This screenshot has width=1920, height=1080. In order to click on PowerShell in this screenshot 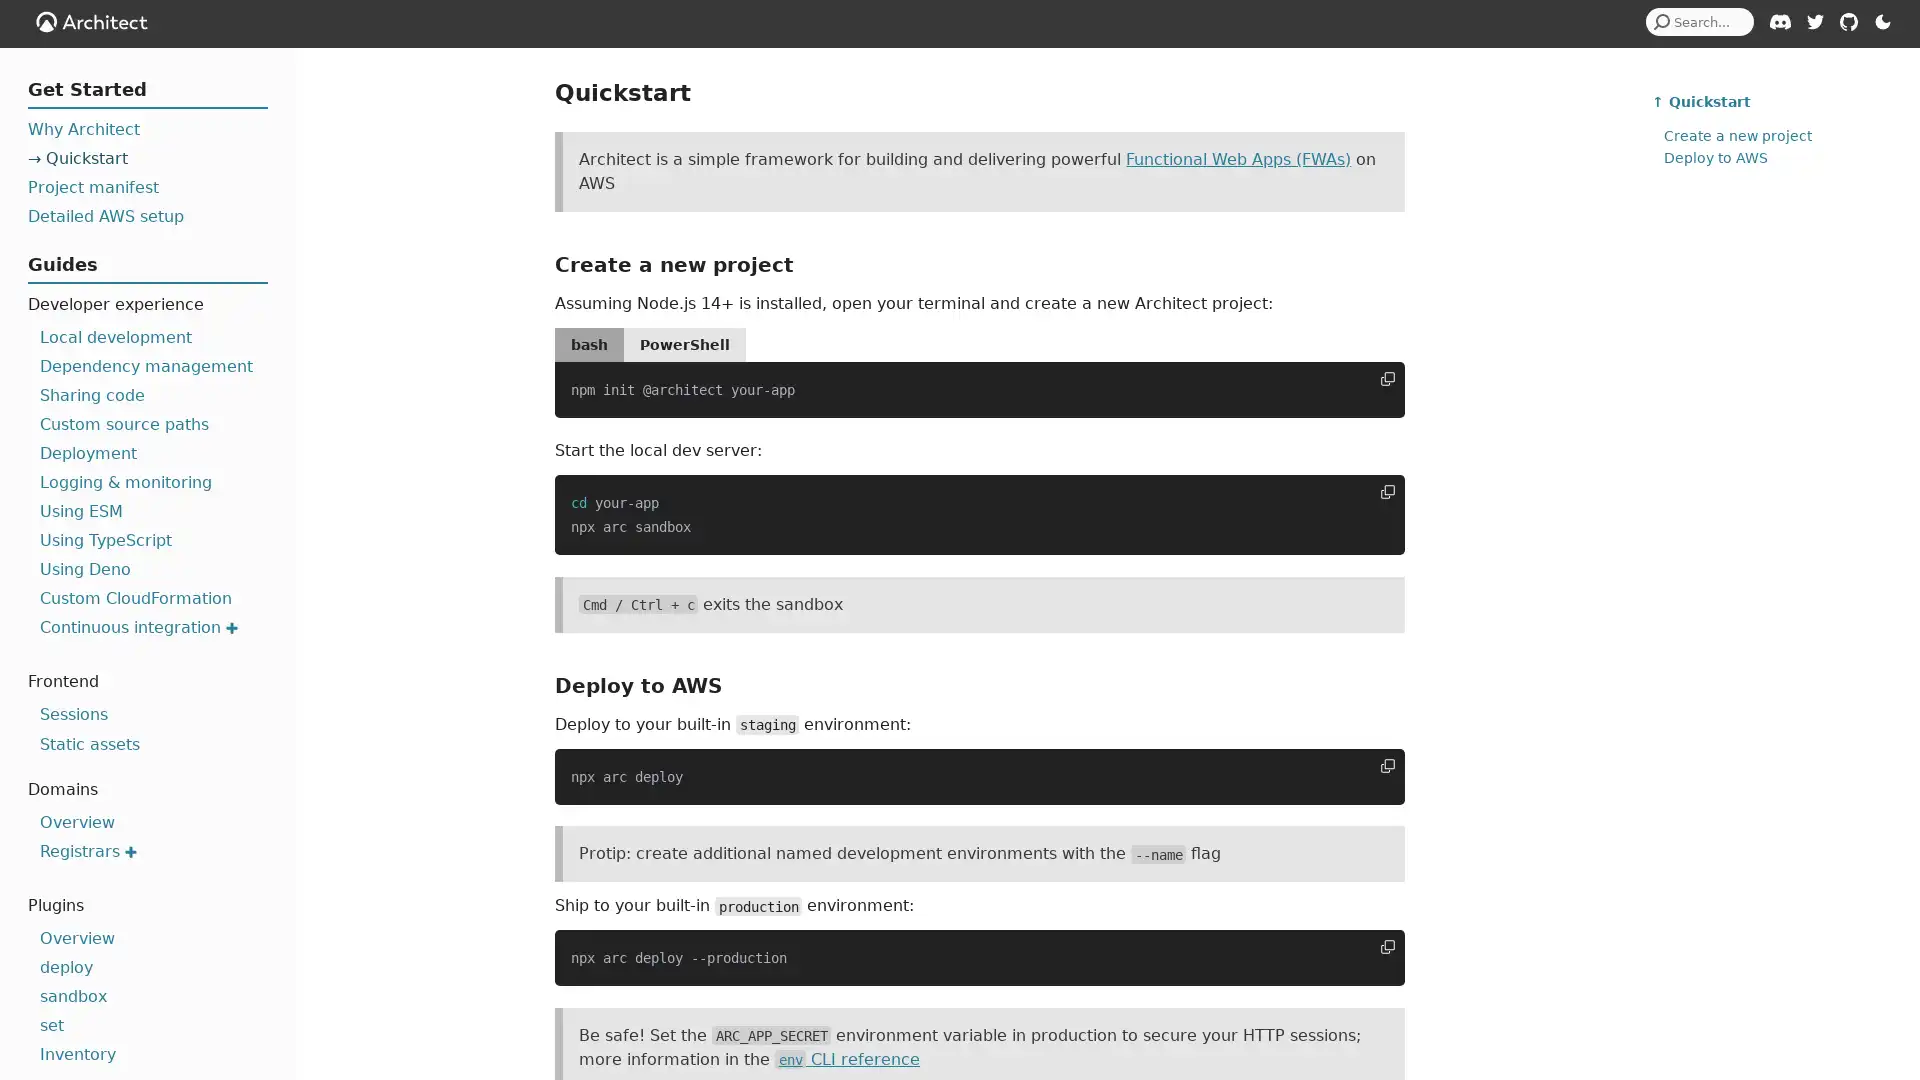, I will do `click(685, 343)`.